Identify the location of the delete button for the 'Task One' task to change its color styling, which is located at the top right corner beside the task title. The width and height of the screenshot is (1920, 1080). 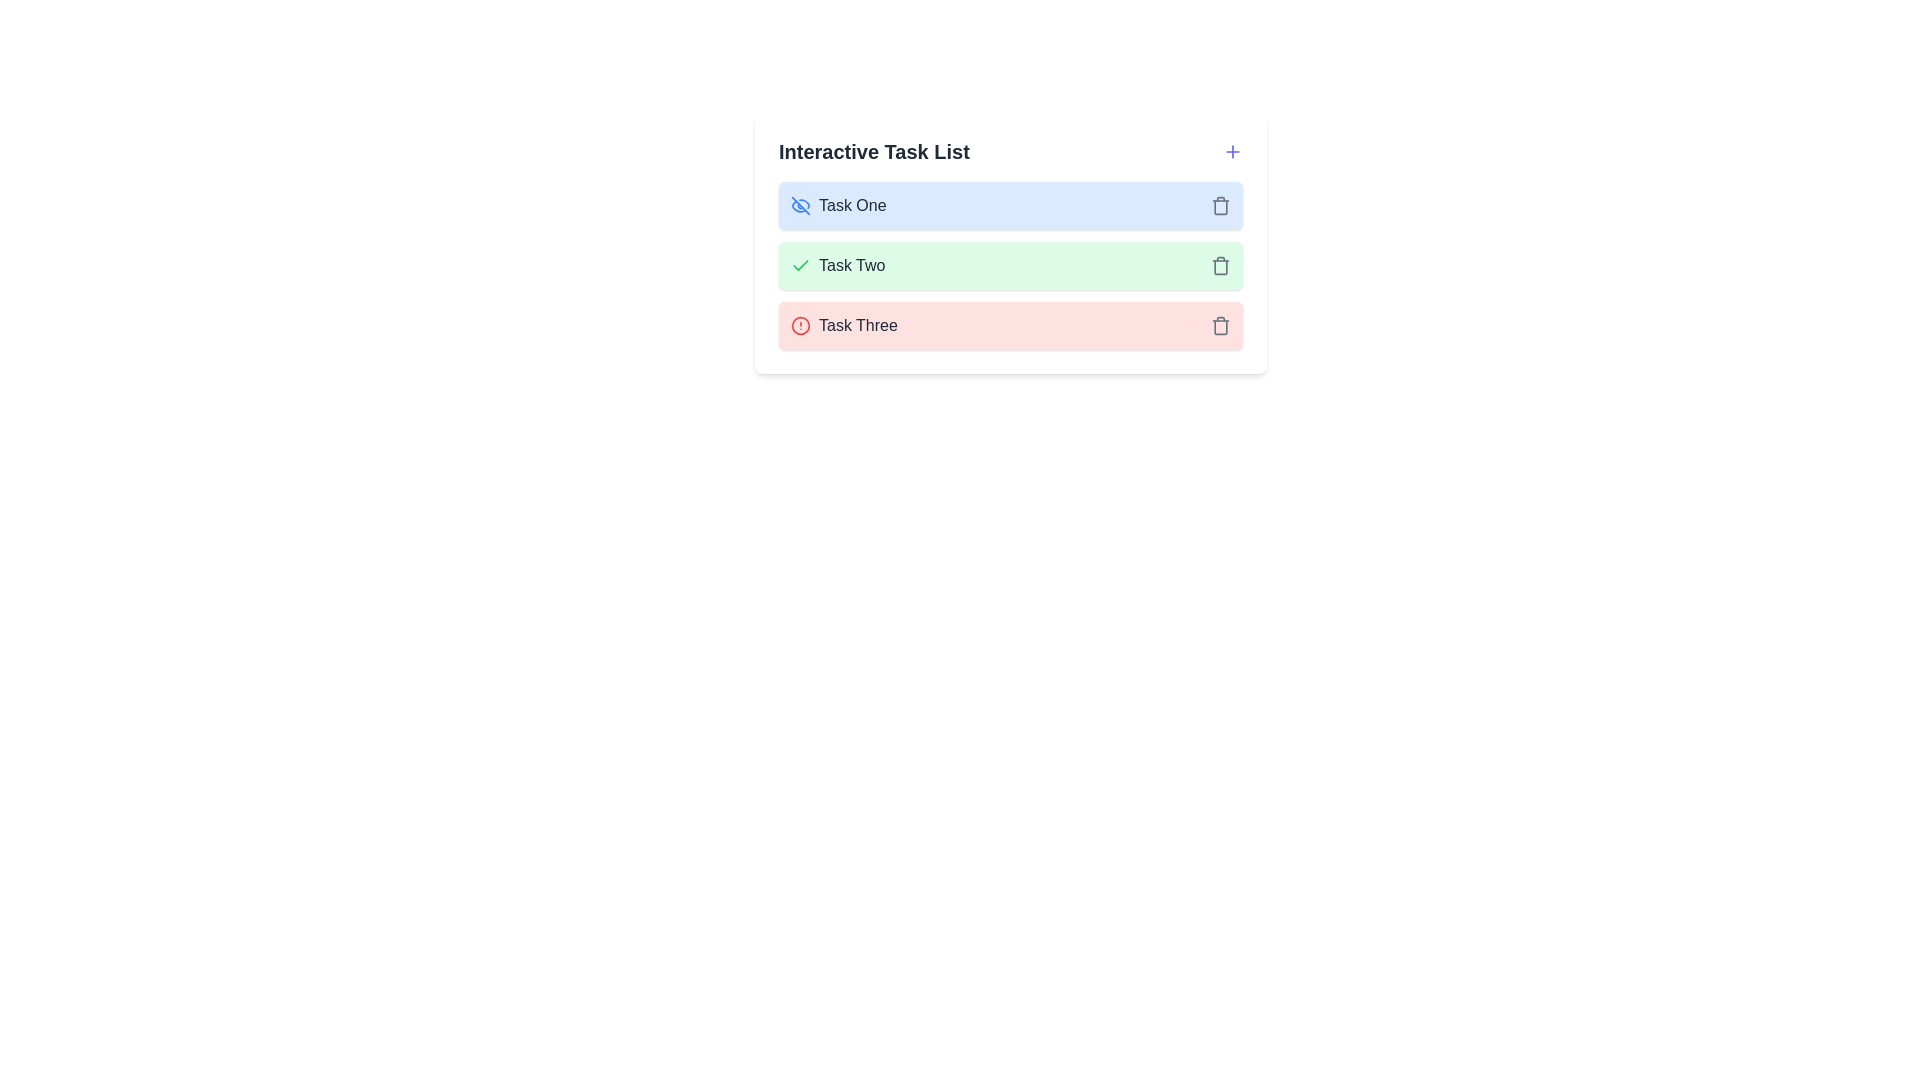
(1219, 205).